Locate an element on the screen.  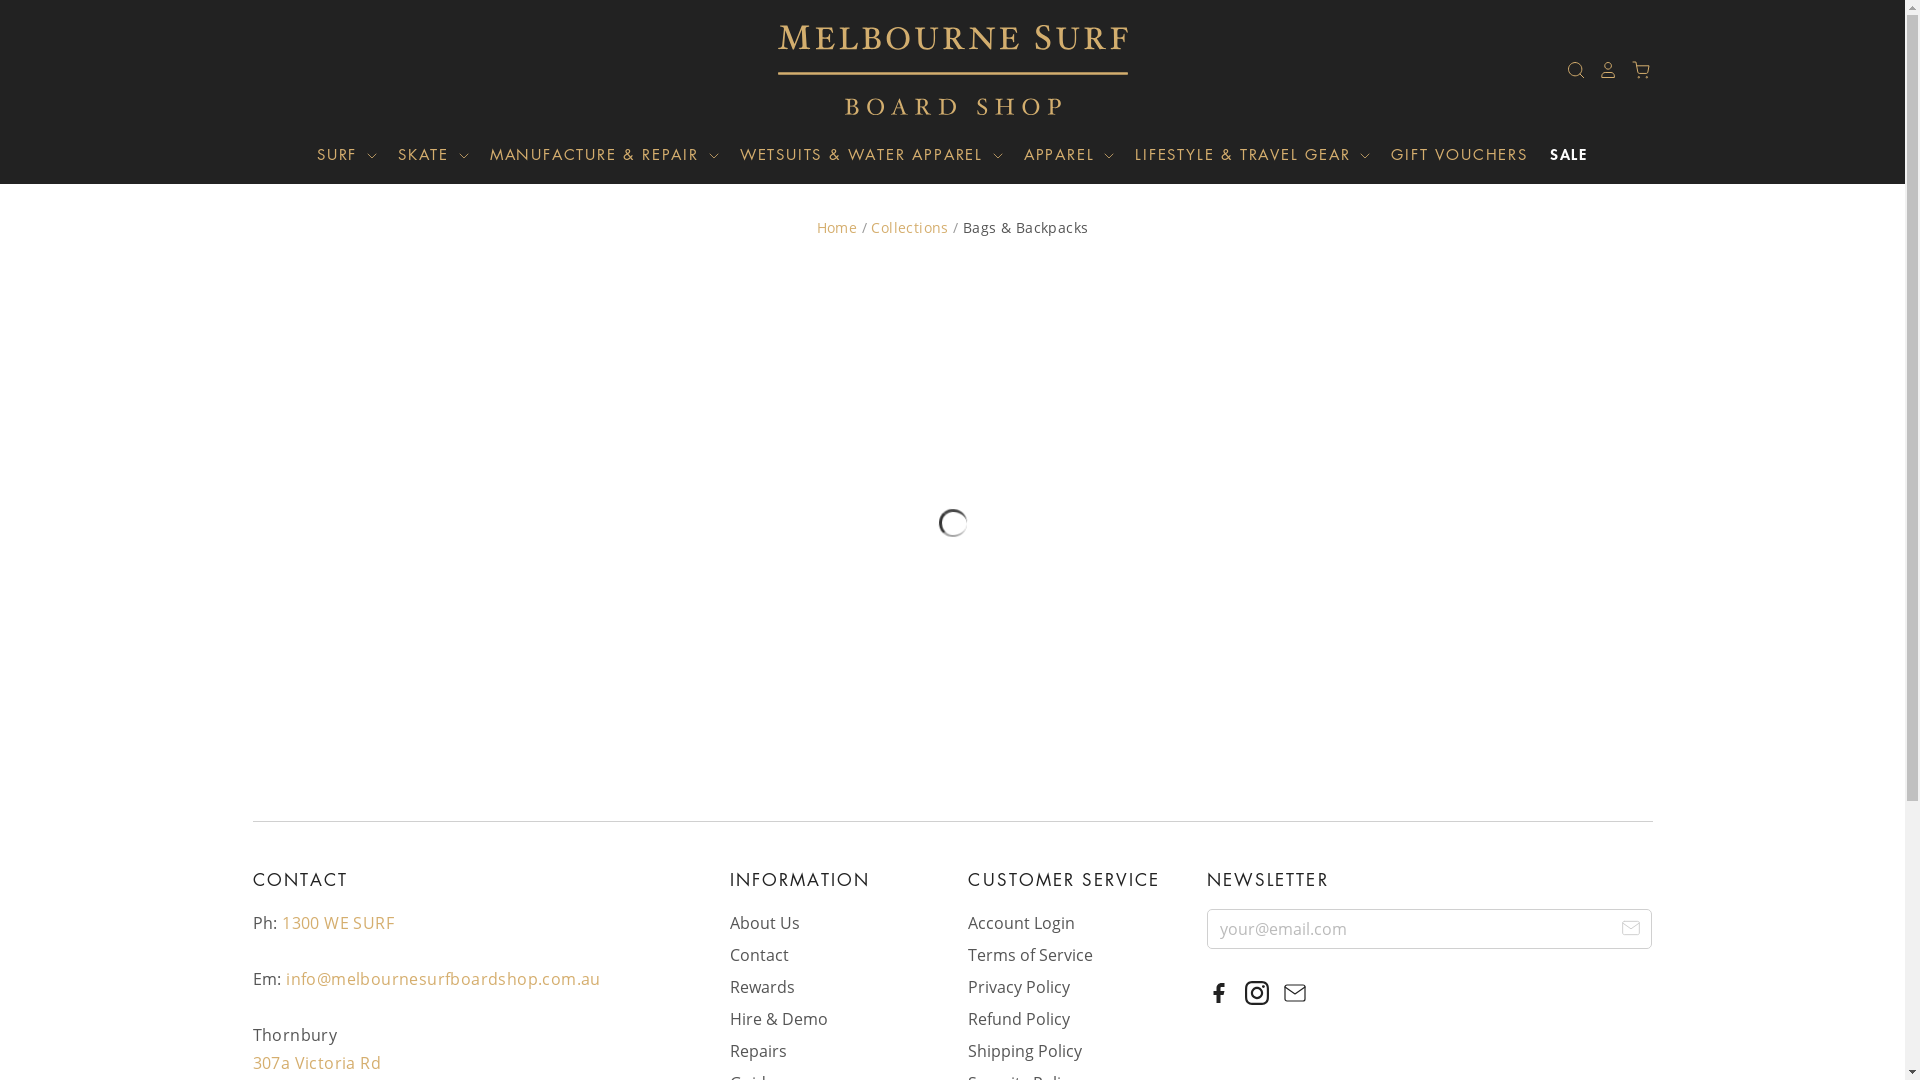
'Collections' is located at coordinates (908, 226).